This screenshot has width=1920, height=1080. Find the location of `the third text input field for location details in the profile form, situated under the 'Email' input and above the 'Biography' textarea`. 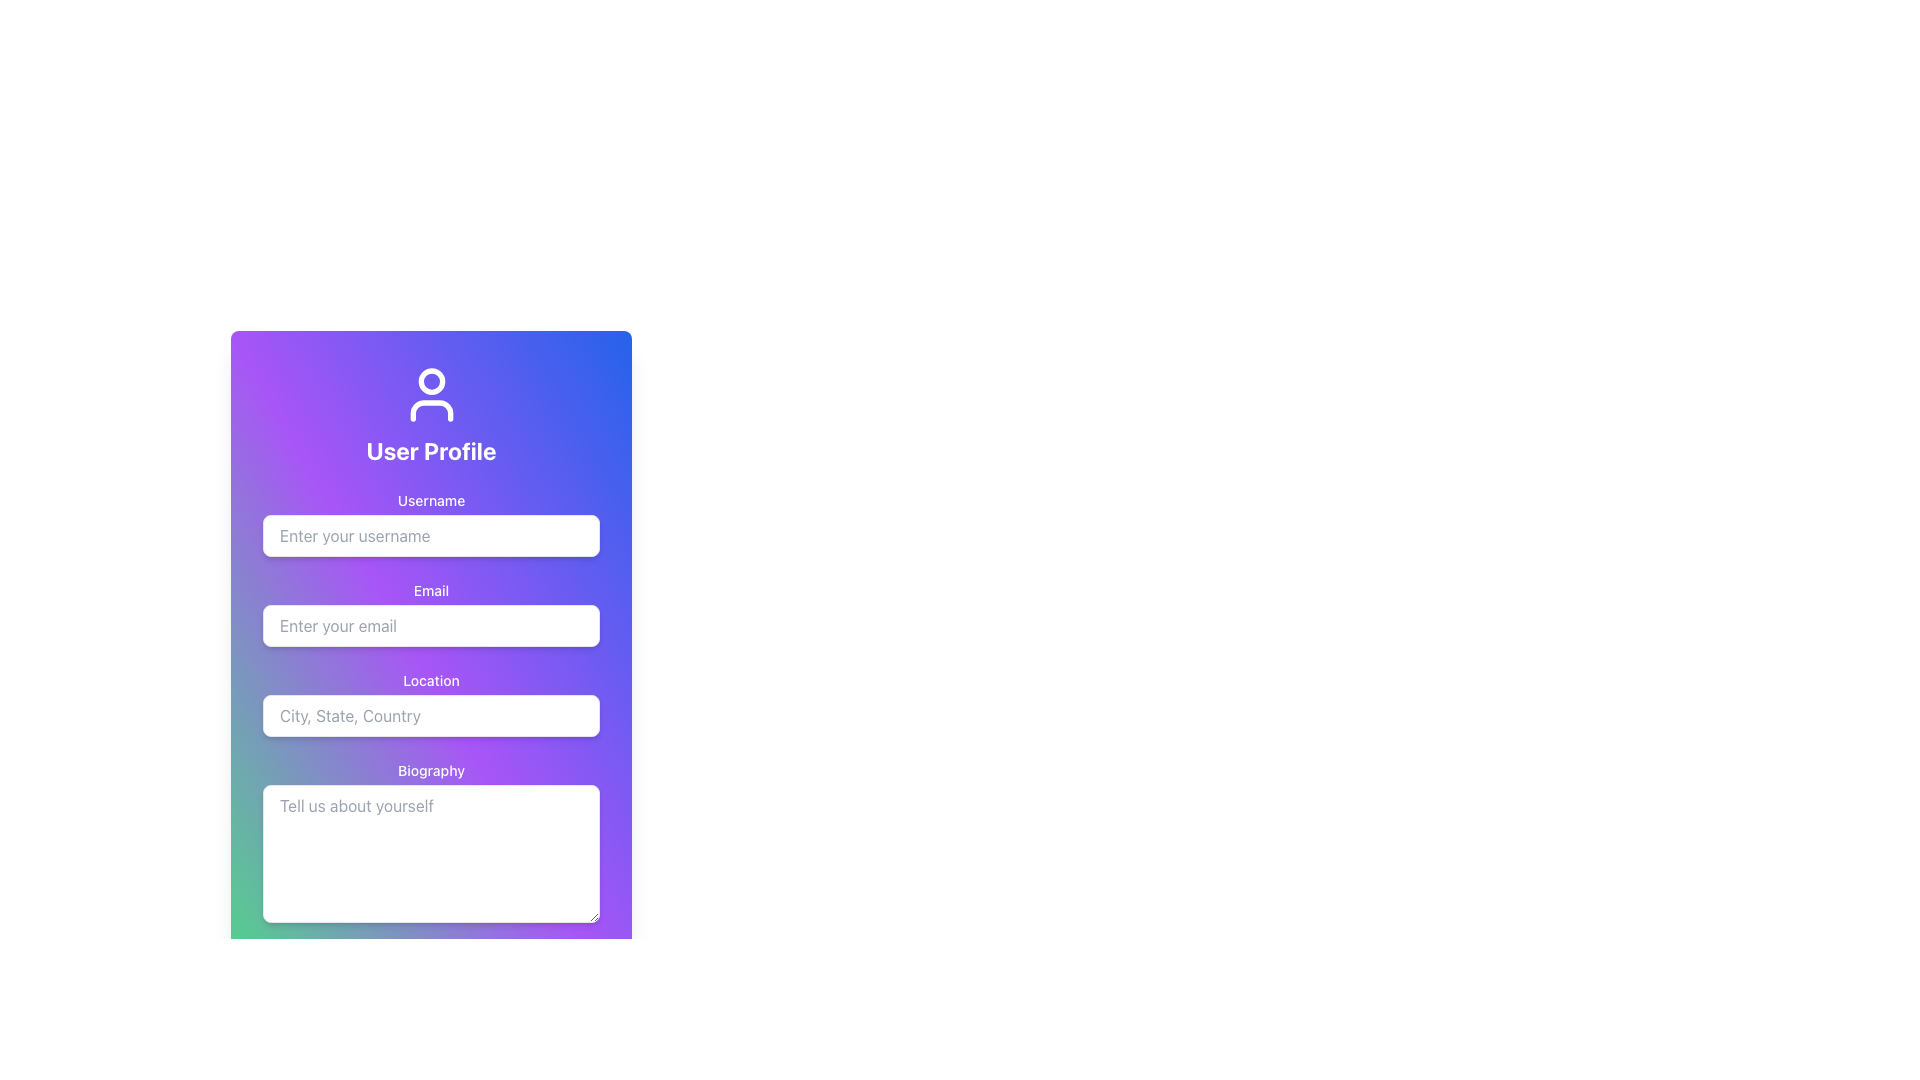

the third text input field for location details in the profile form, situated under the 'Email' input and above the 'Biography' textarea is located at coordinates (430, 703).